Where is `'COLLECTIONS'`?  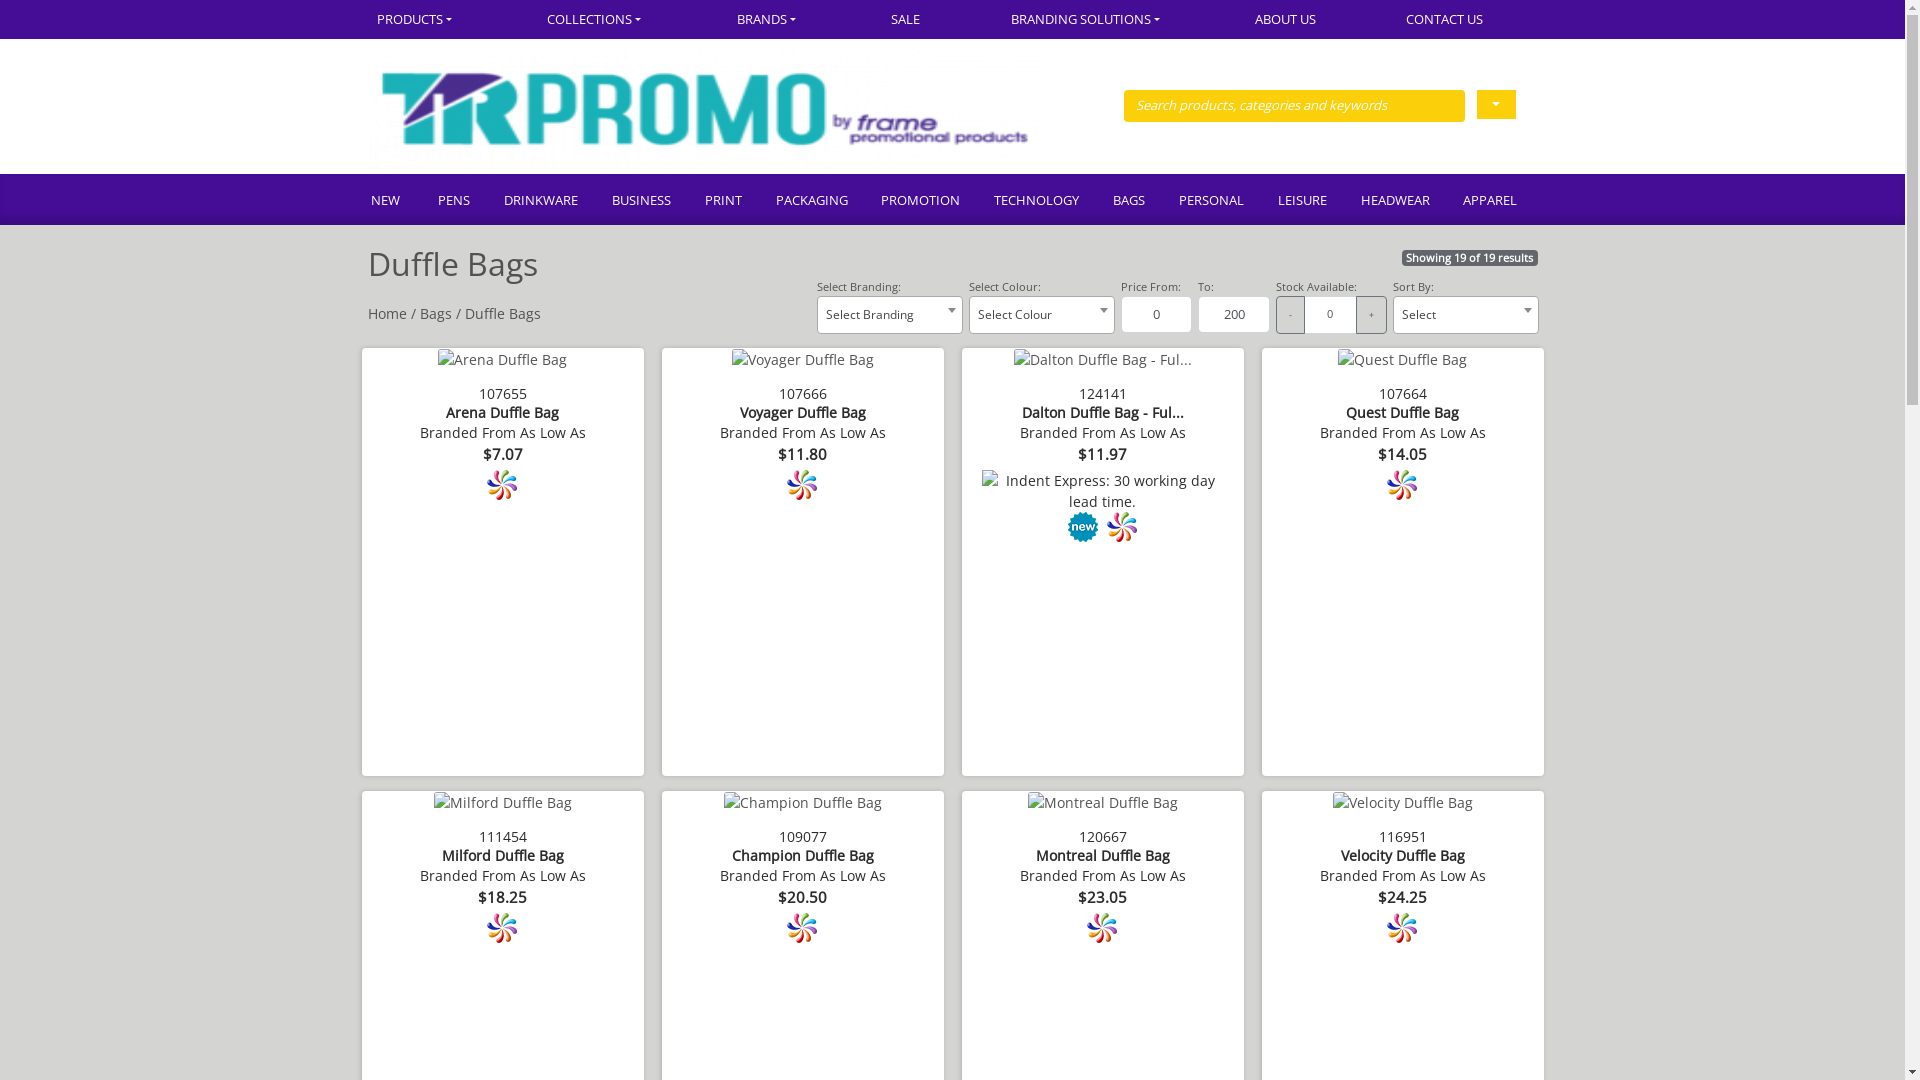 'COLLECTIONS' is located at coordinates (503, 19).